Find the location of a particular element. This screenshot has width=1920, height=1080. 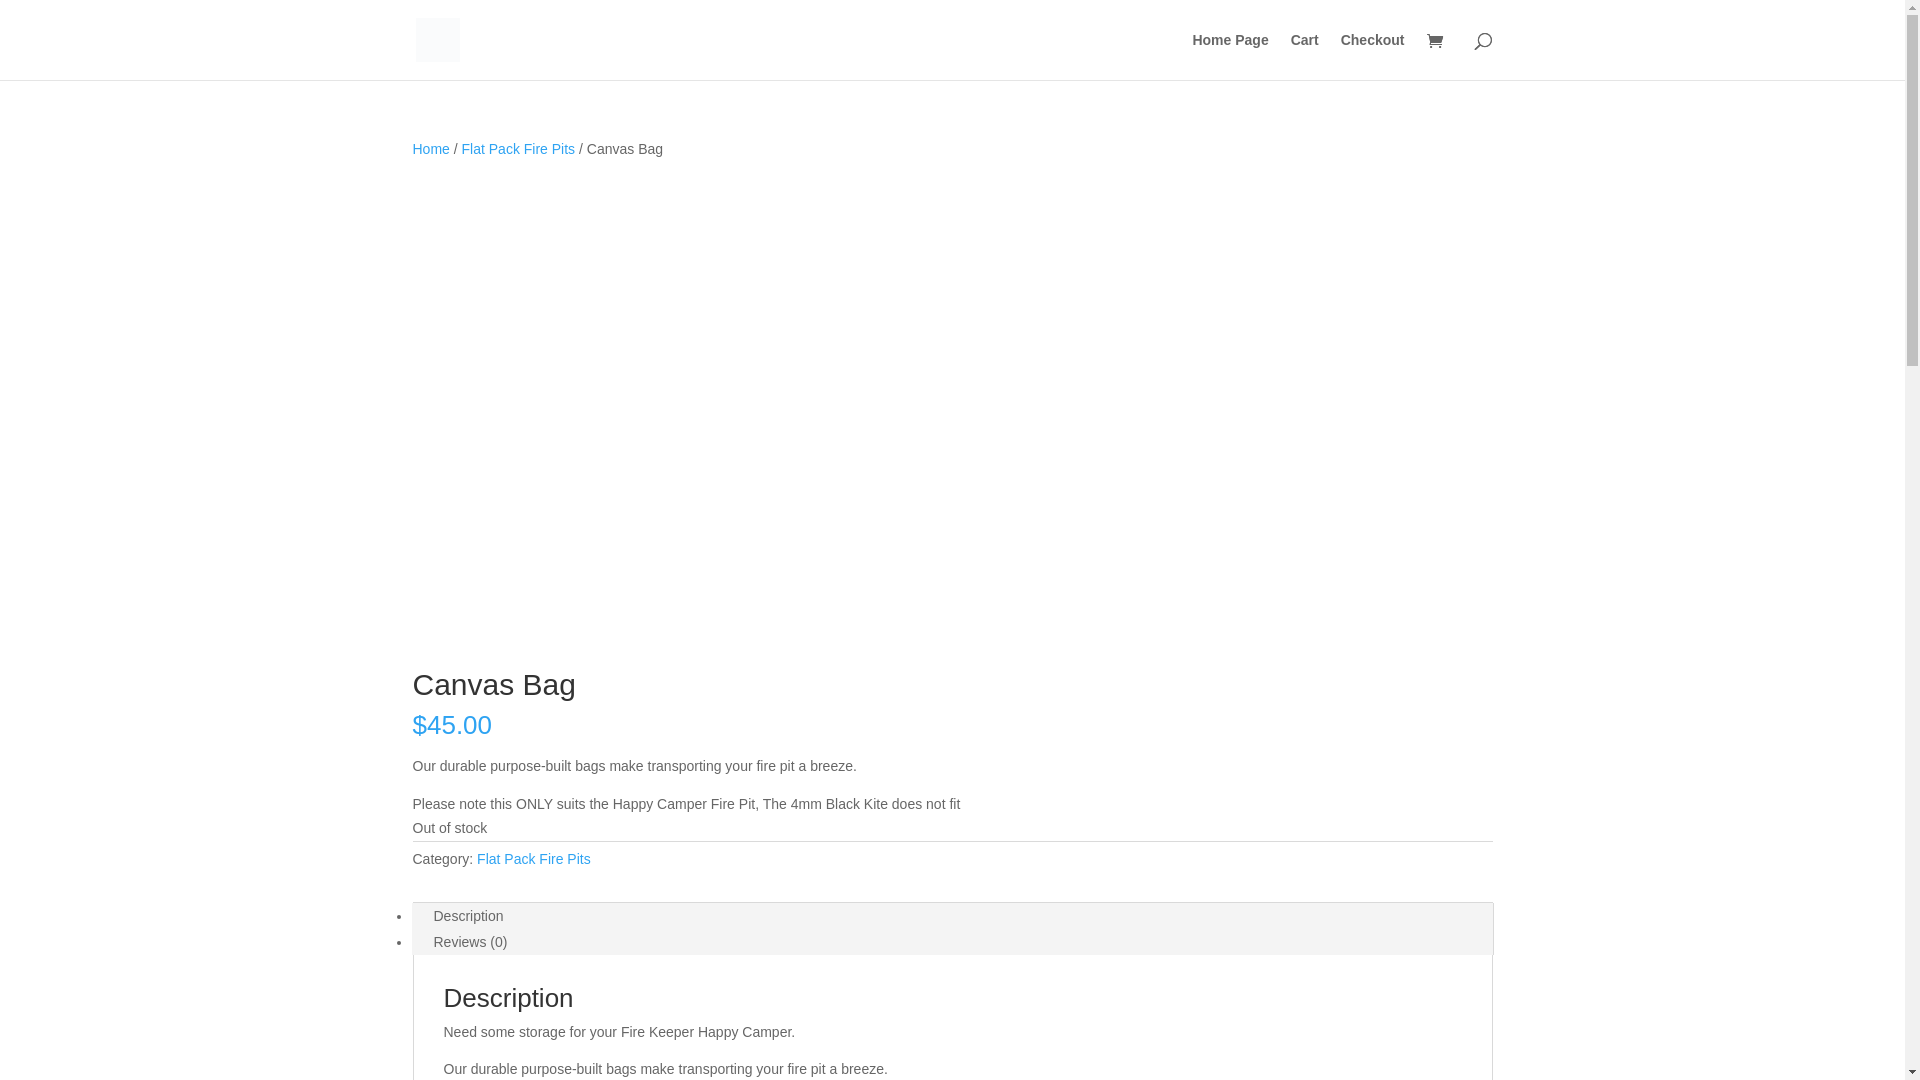

'Checkout' is located at coordinates (1371, 55).